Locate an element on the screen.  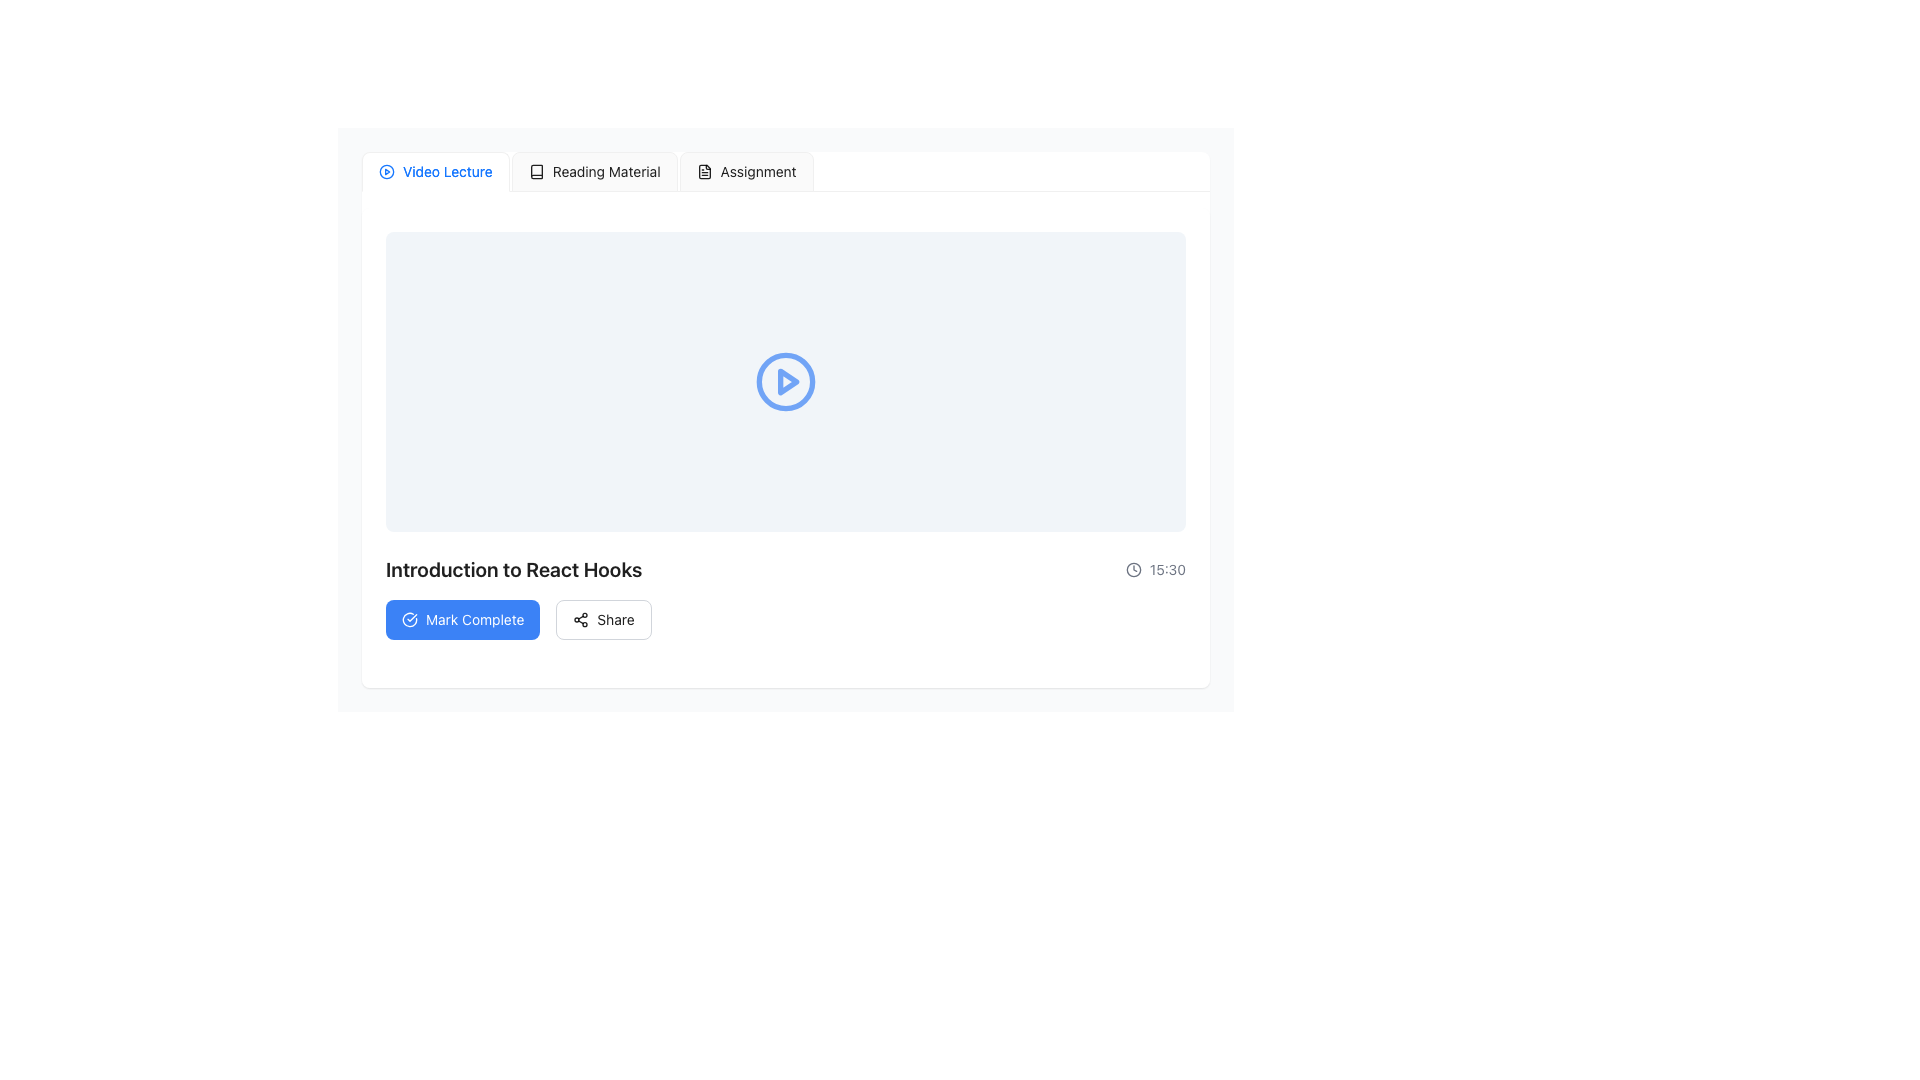
the 'Share' icon located inside the 'Share' button, which is positioned to the right of the 'Mark Complete' button below the video description is located at coordinates (580, 619).